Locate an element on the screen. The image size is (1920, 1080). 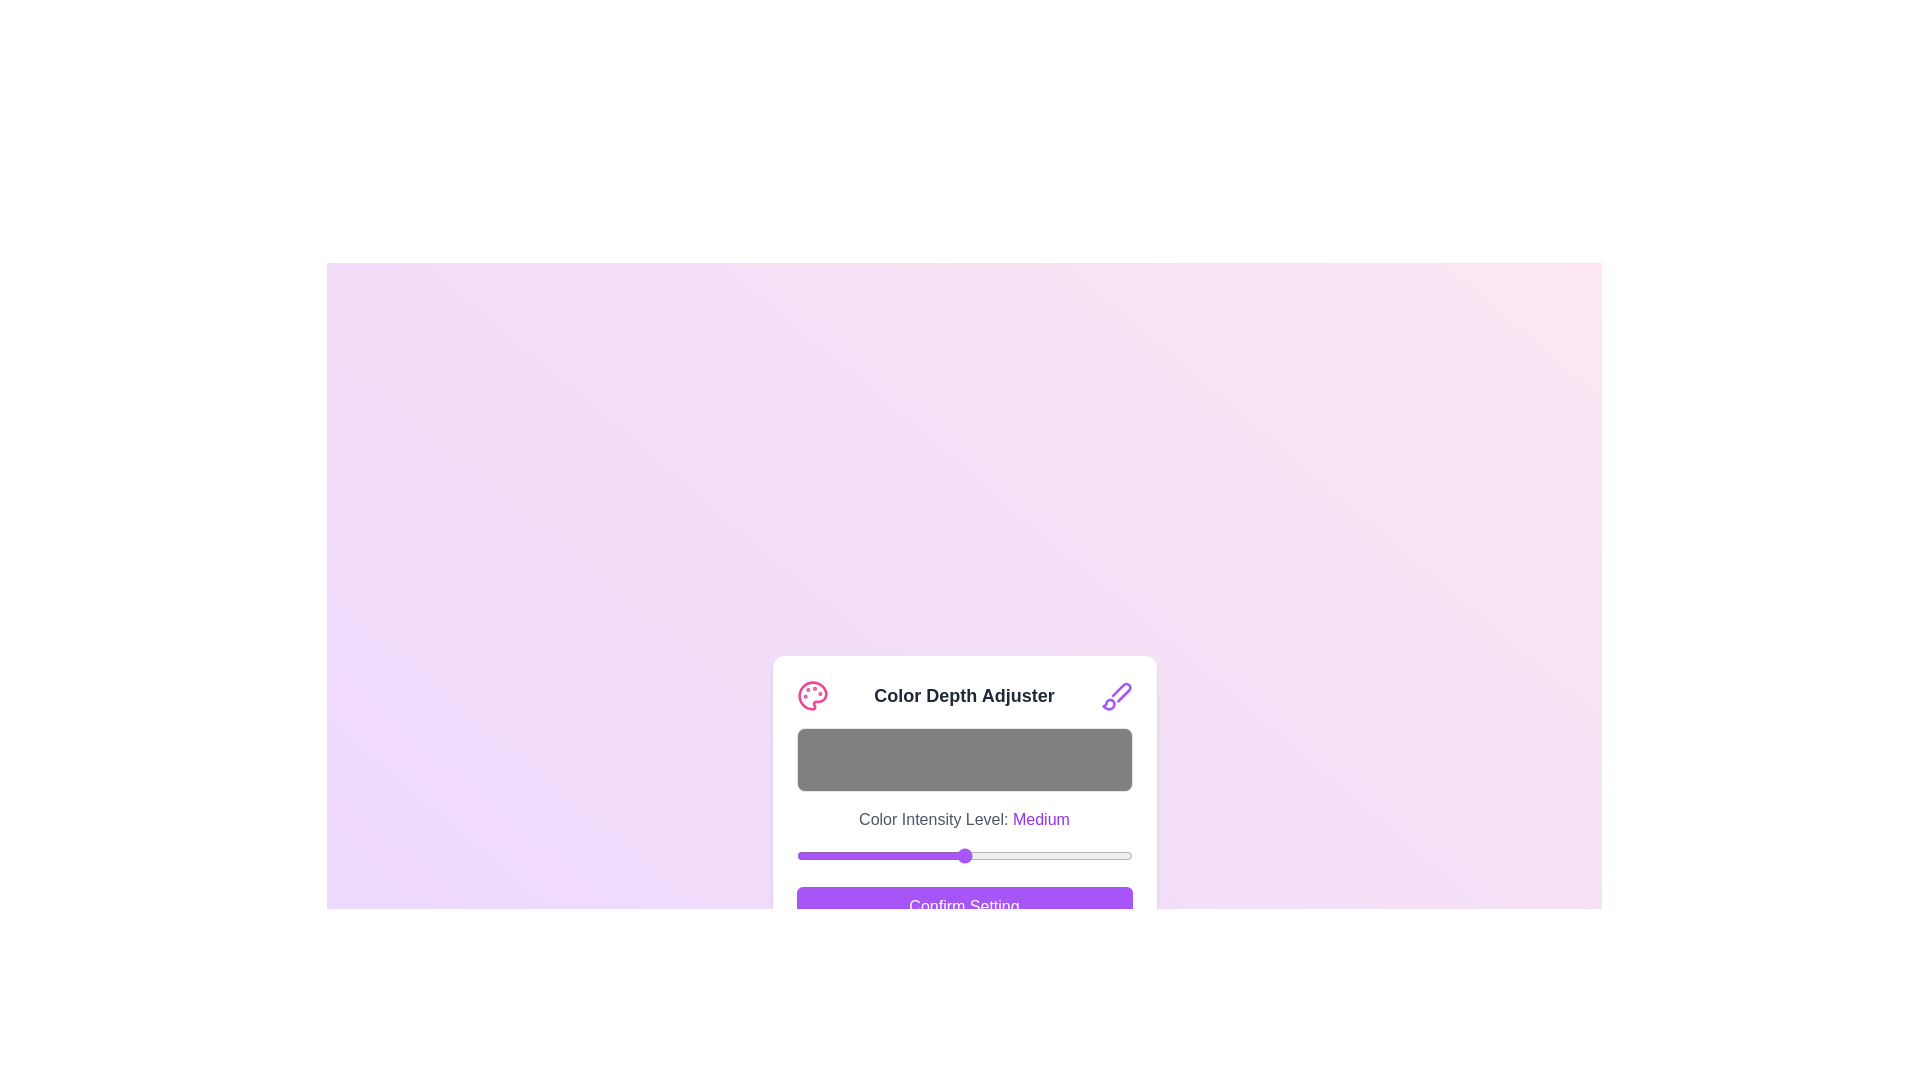
the color intensity slider to 192 where 192 is a value between 0 and 255 is located at coordinates (1048, 855).